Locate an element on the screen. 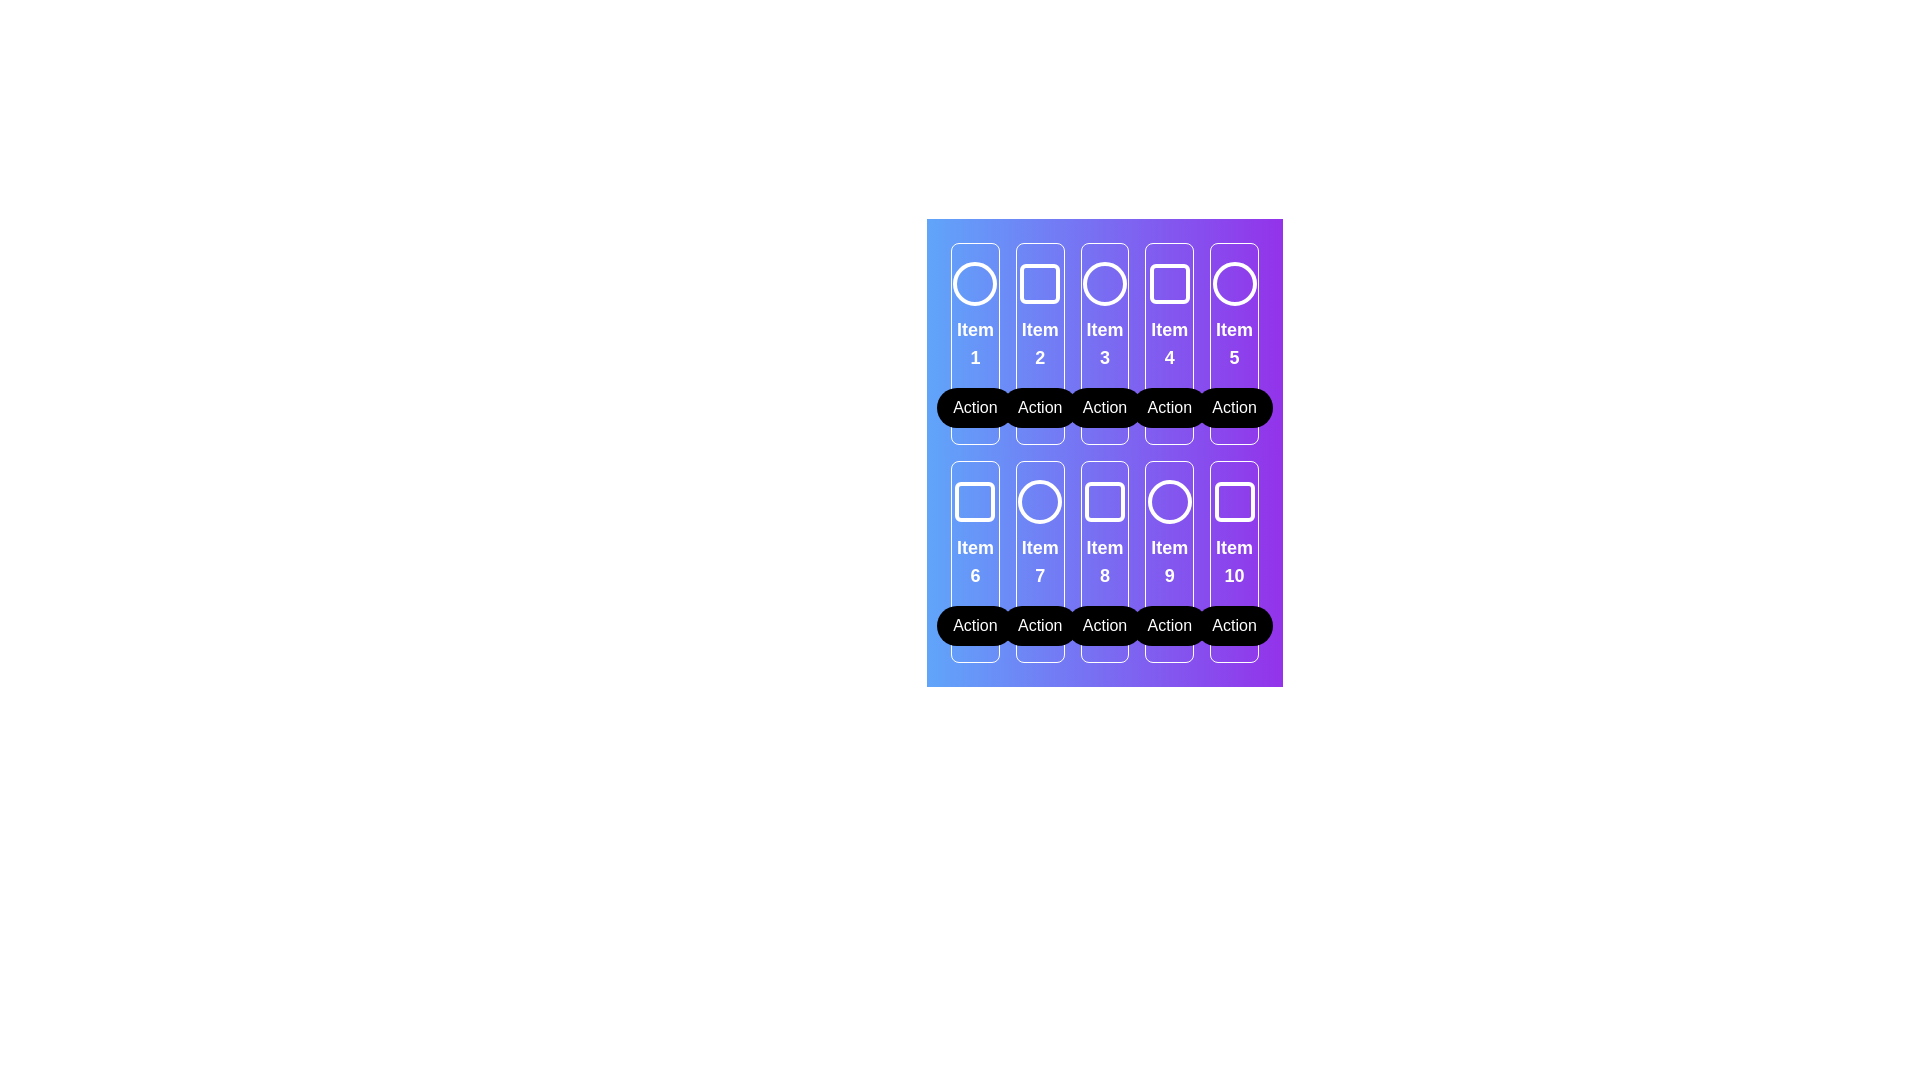  the text label that identifies item number 5 in the fifth column of the grid, situated between a circular icon above and an 'Action' button below is located at coordinates (1233, 342).